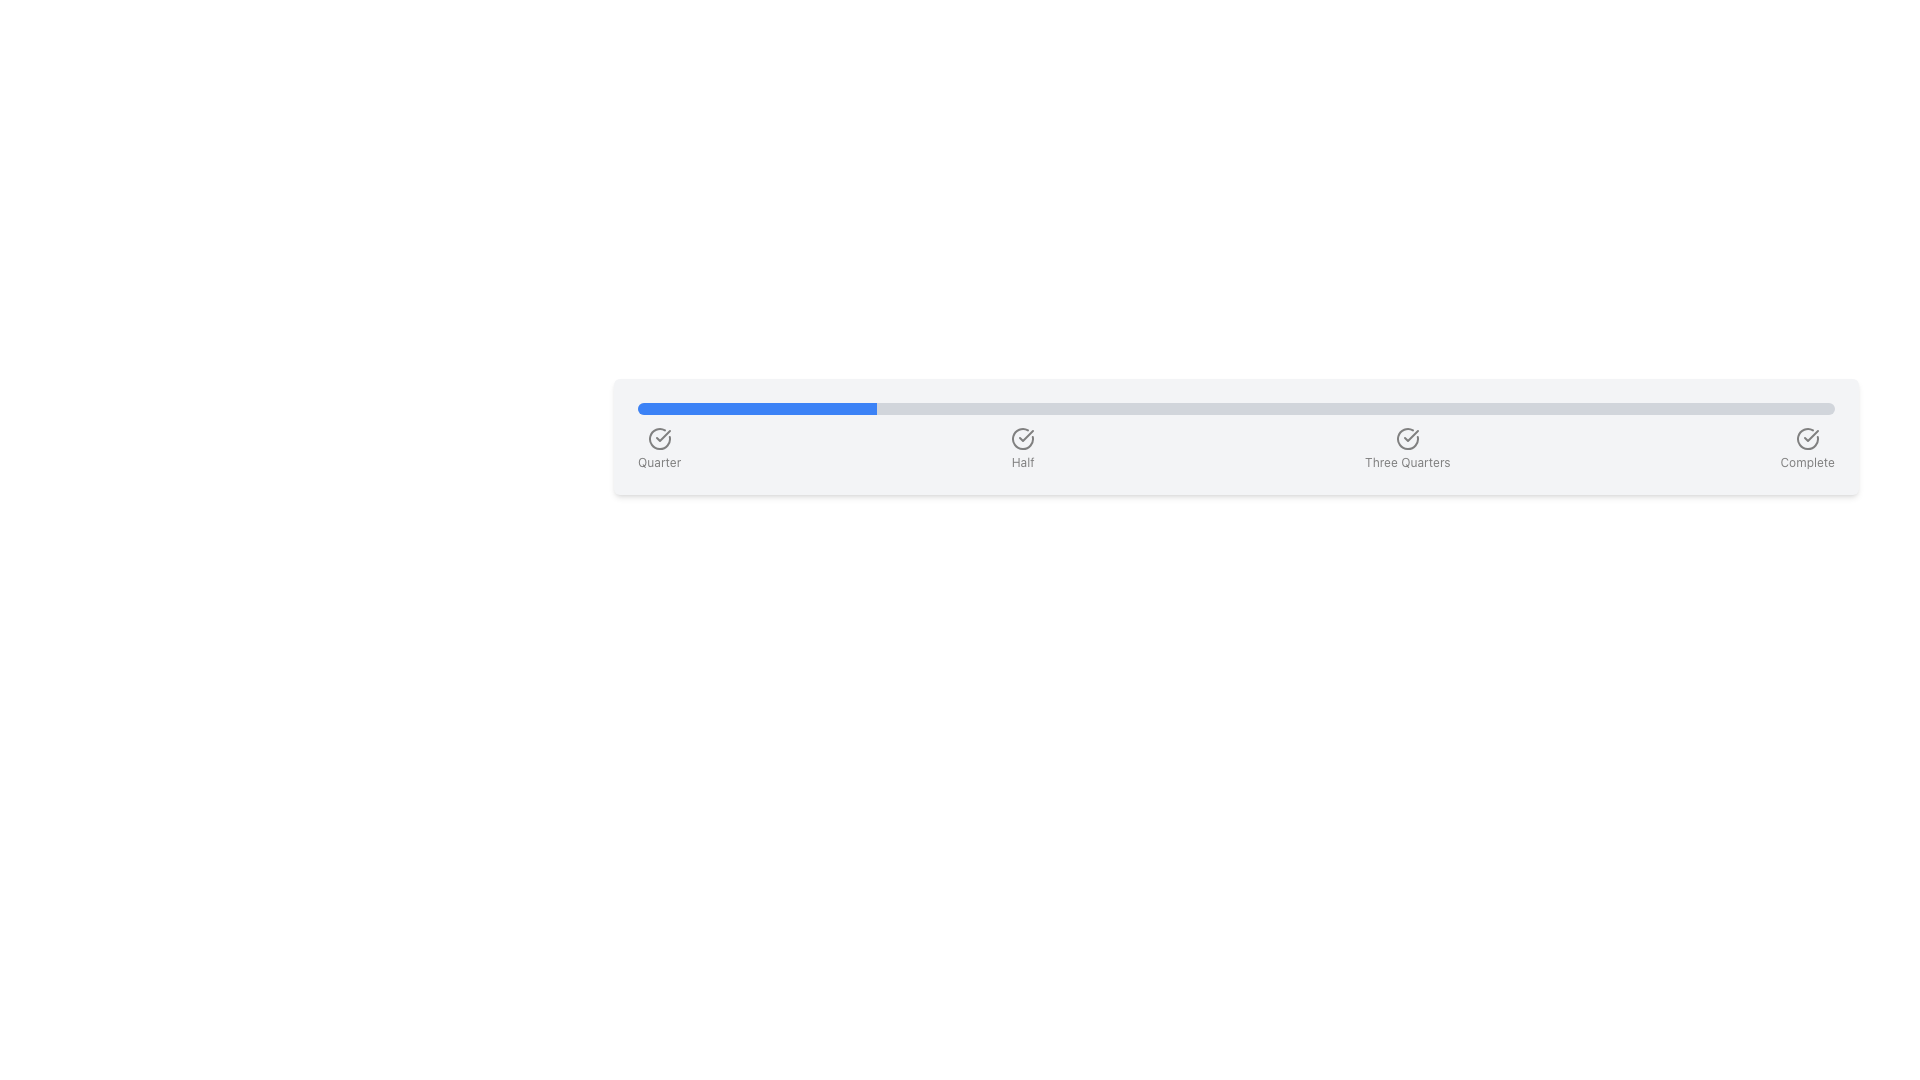 This screenshot has height=1080, width=1920. What do you see at coordinates (1807, 438) in the screenshot?
I see `the circular icon with a checkmark inside, which is styled with a gray outline and is part of a grouped interface element at the far-right end of a horizontal progress indicator` at bounding box center [1807, 438].